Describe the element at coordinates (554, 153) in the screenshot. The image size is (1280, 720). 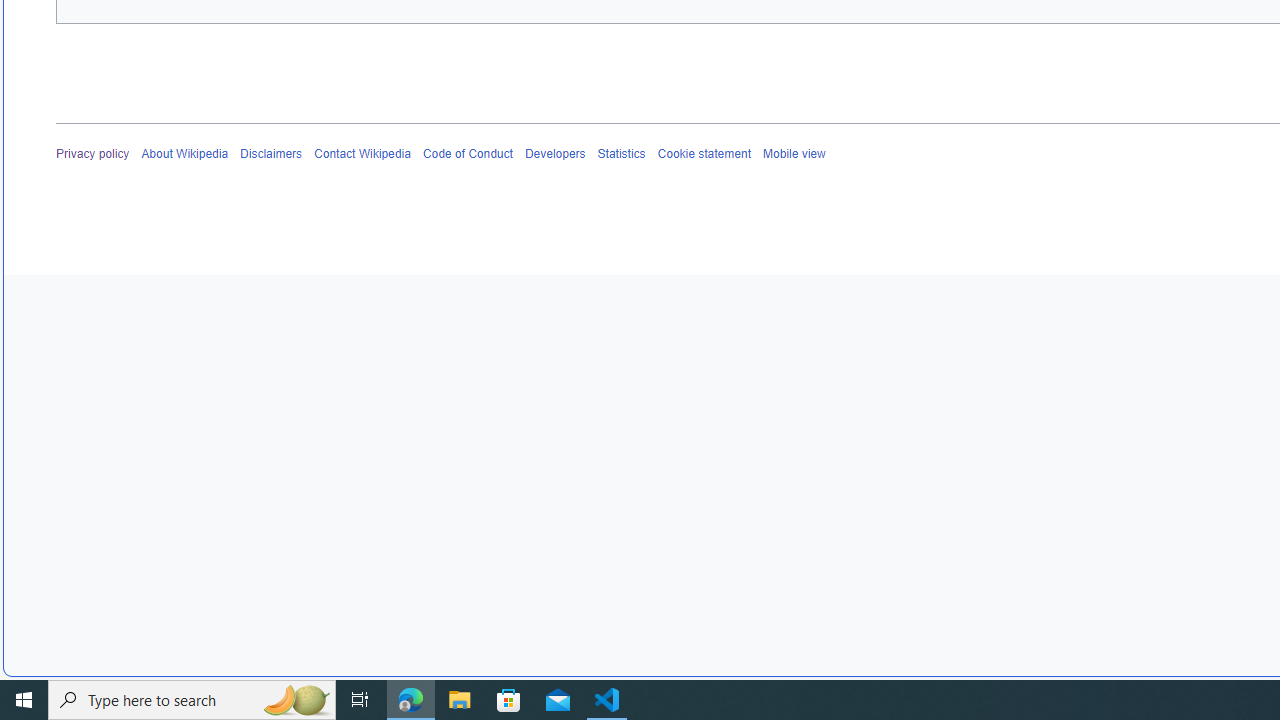
I see `'Developers'` at that location.